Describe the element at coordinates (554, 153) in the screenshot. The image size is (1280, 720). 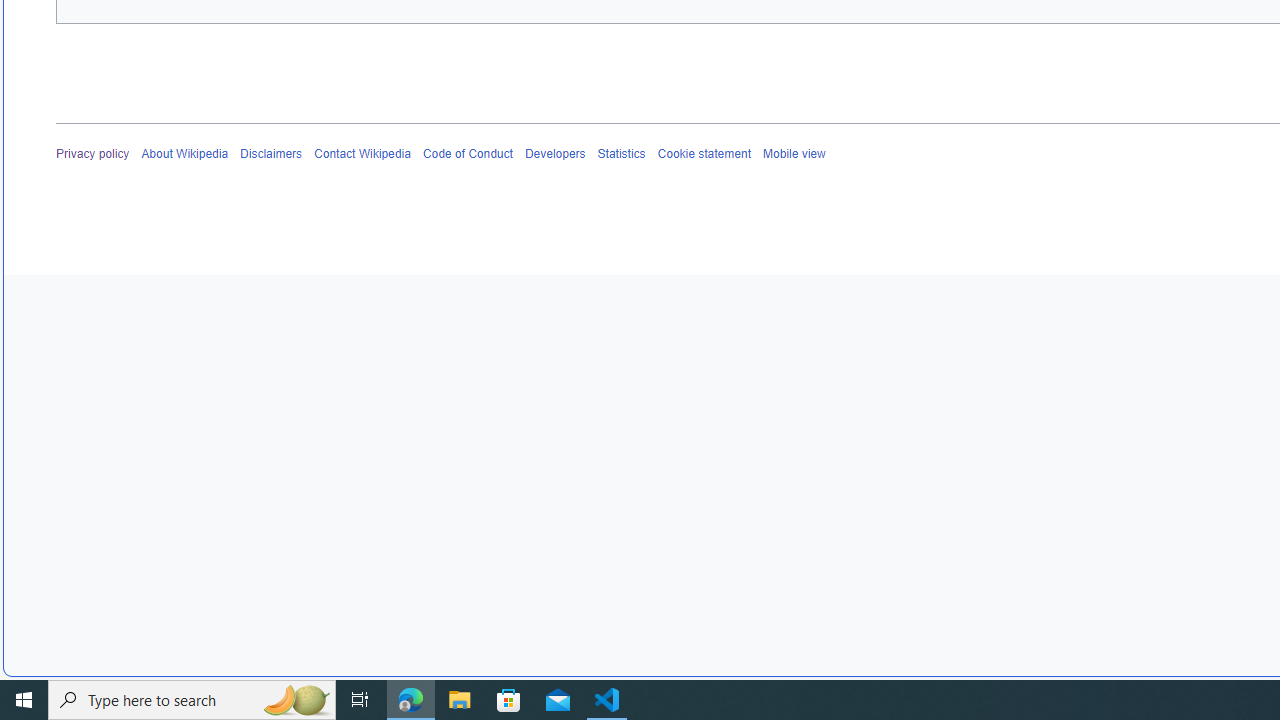
I see `'Developers'` at that location.